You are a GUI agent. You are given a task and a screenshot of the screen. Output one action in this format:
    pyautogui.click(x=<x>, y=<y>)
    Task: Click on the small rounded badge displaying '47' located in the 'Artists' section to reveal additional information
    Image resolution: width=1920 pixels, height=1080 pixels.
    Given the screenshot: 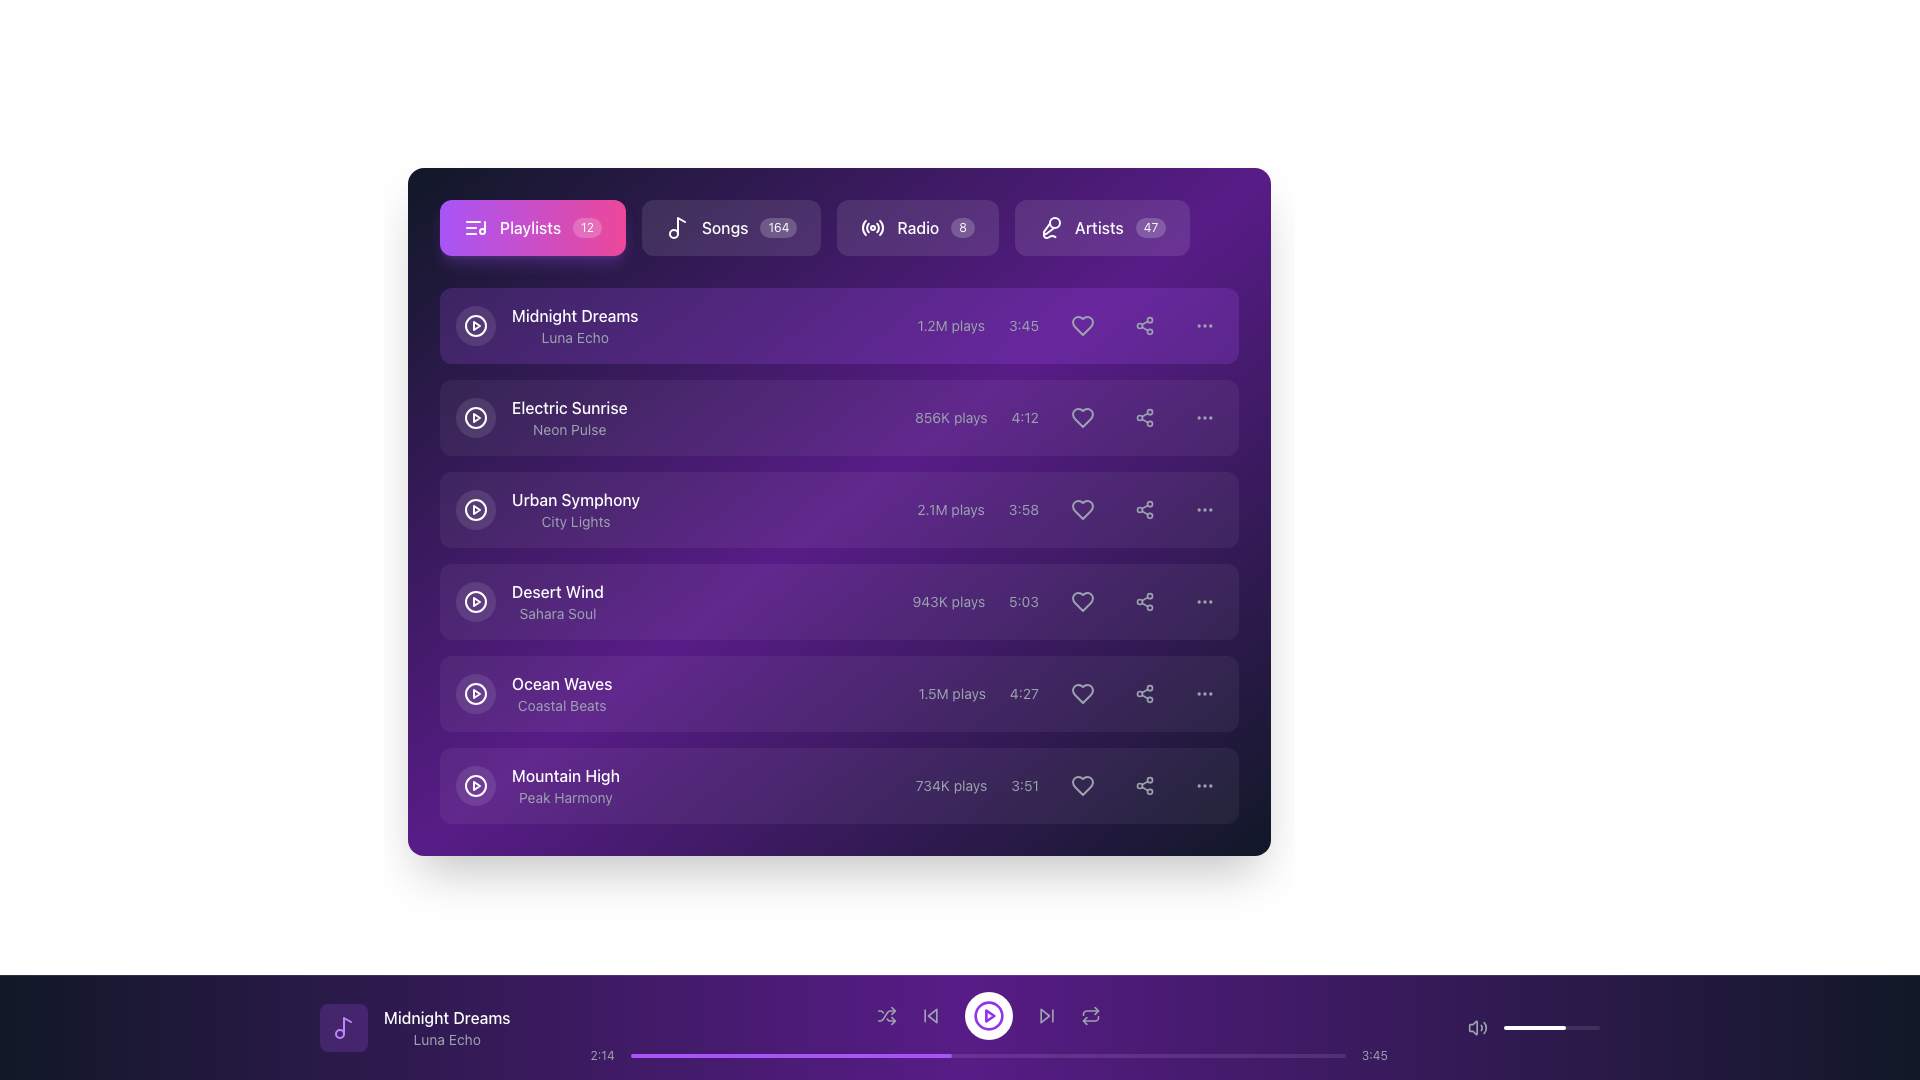 What is the action you would take?
    pyautogui.click(x=1151, y=226)
    